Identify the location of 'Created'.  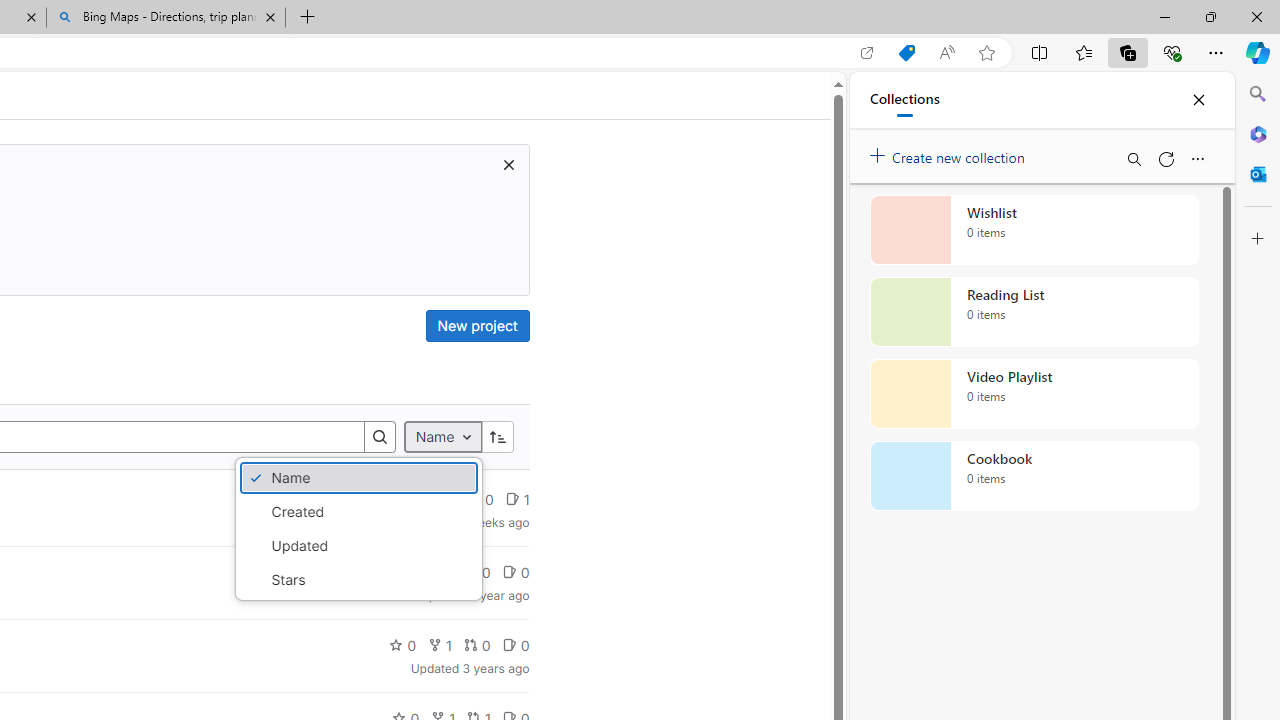
(359, 511).